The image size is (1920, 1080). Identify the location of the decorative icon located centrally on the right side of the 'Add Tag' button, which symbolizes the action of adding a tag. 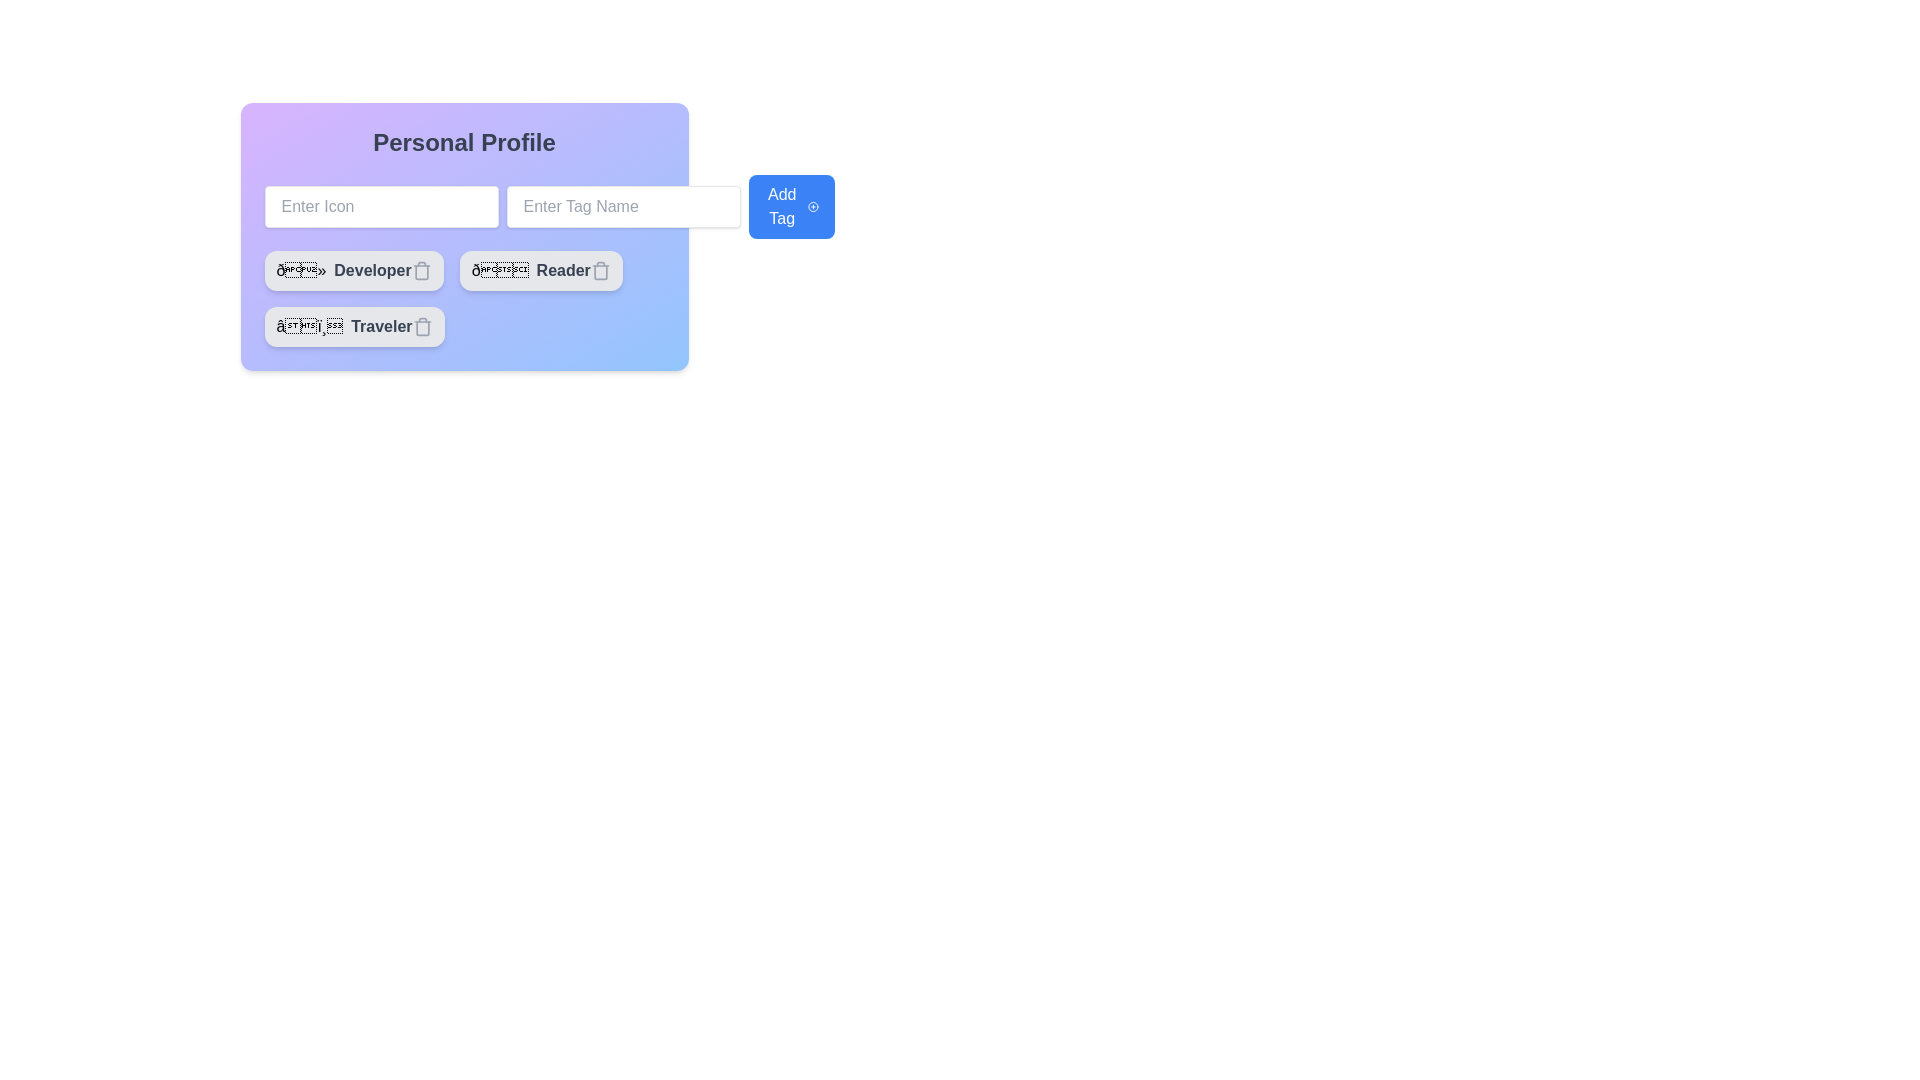
(813, 207).